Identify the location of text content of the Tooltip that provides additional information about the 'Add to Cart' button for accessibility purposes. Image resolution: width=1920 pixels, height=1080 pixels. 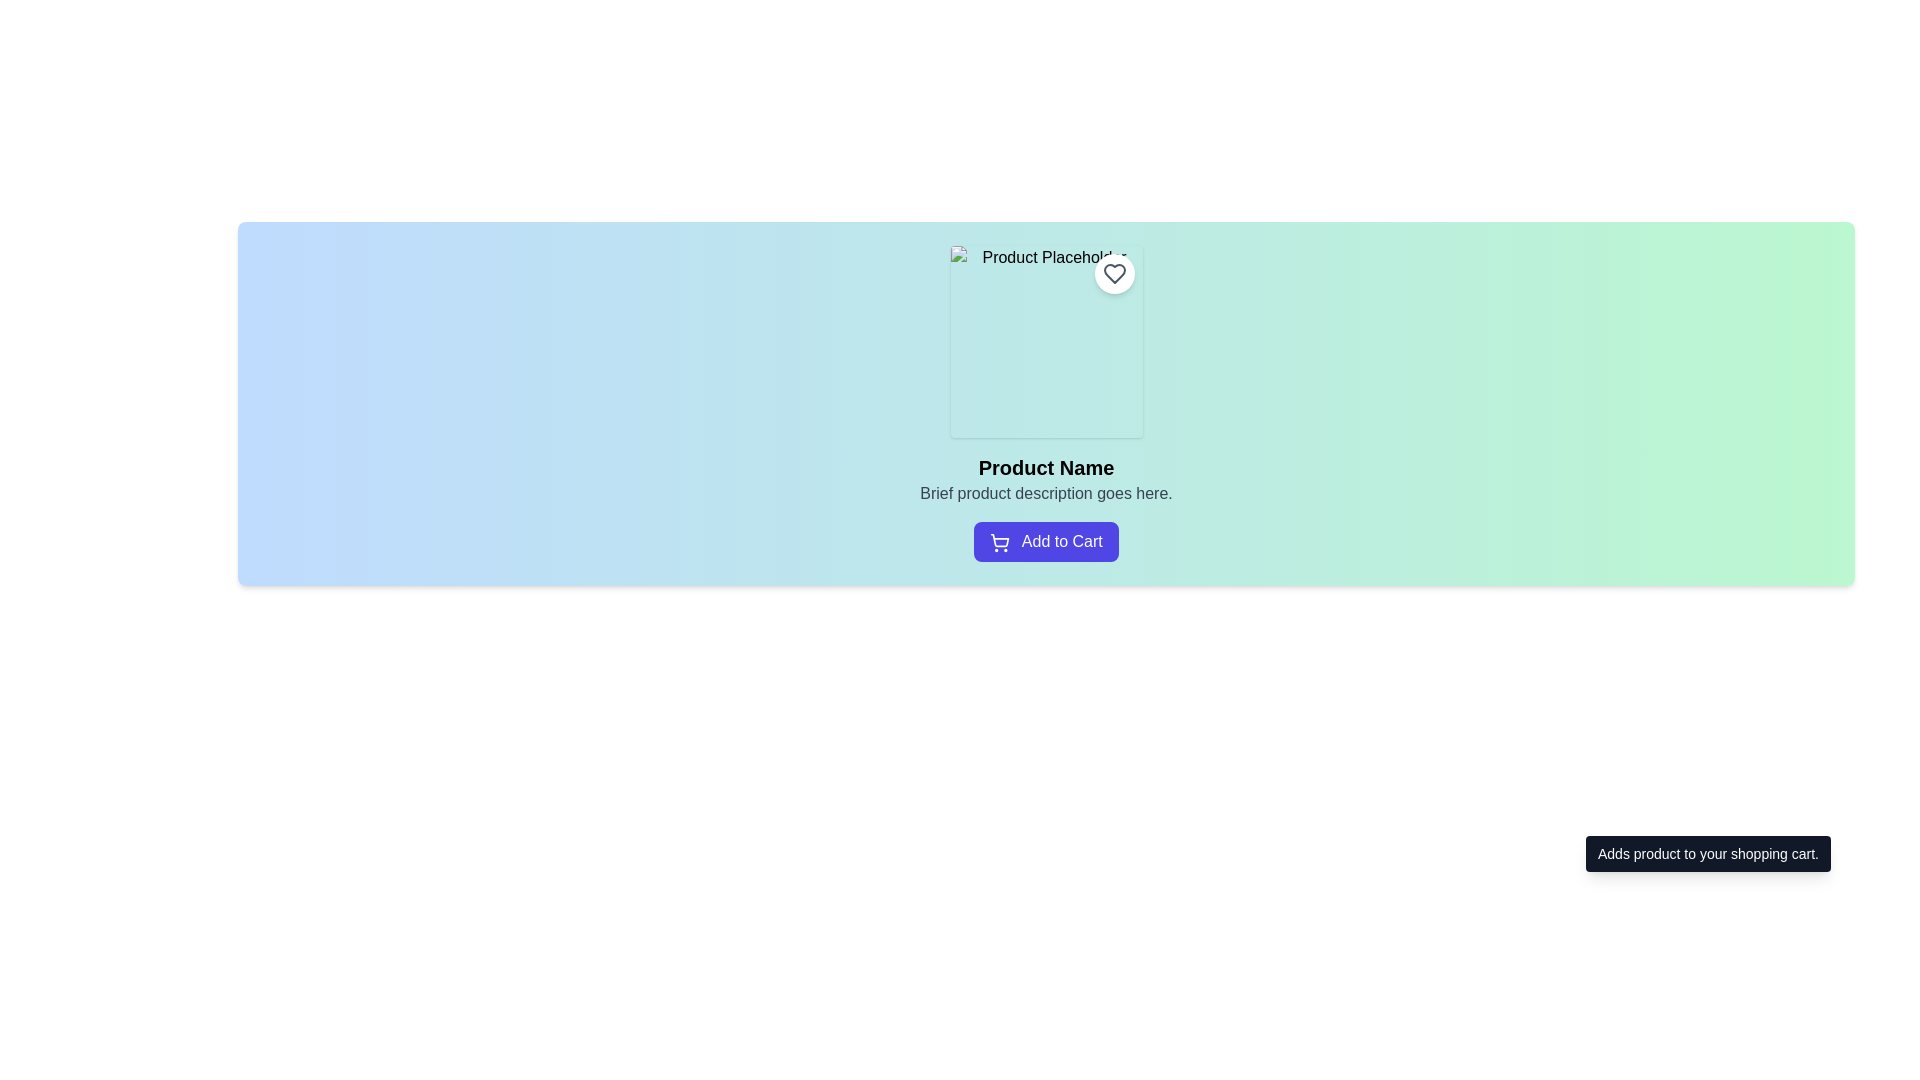
(1707, 853).